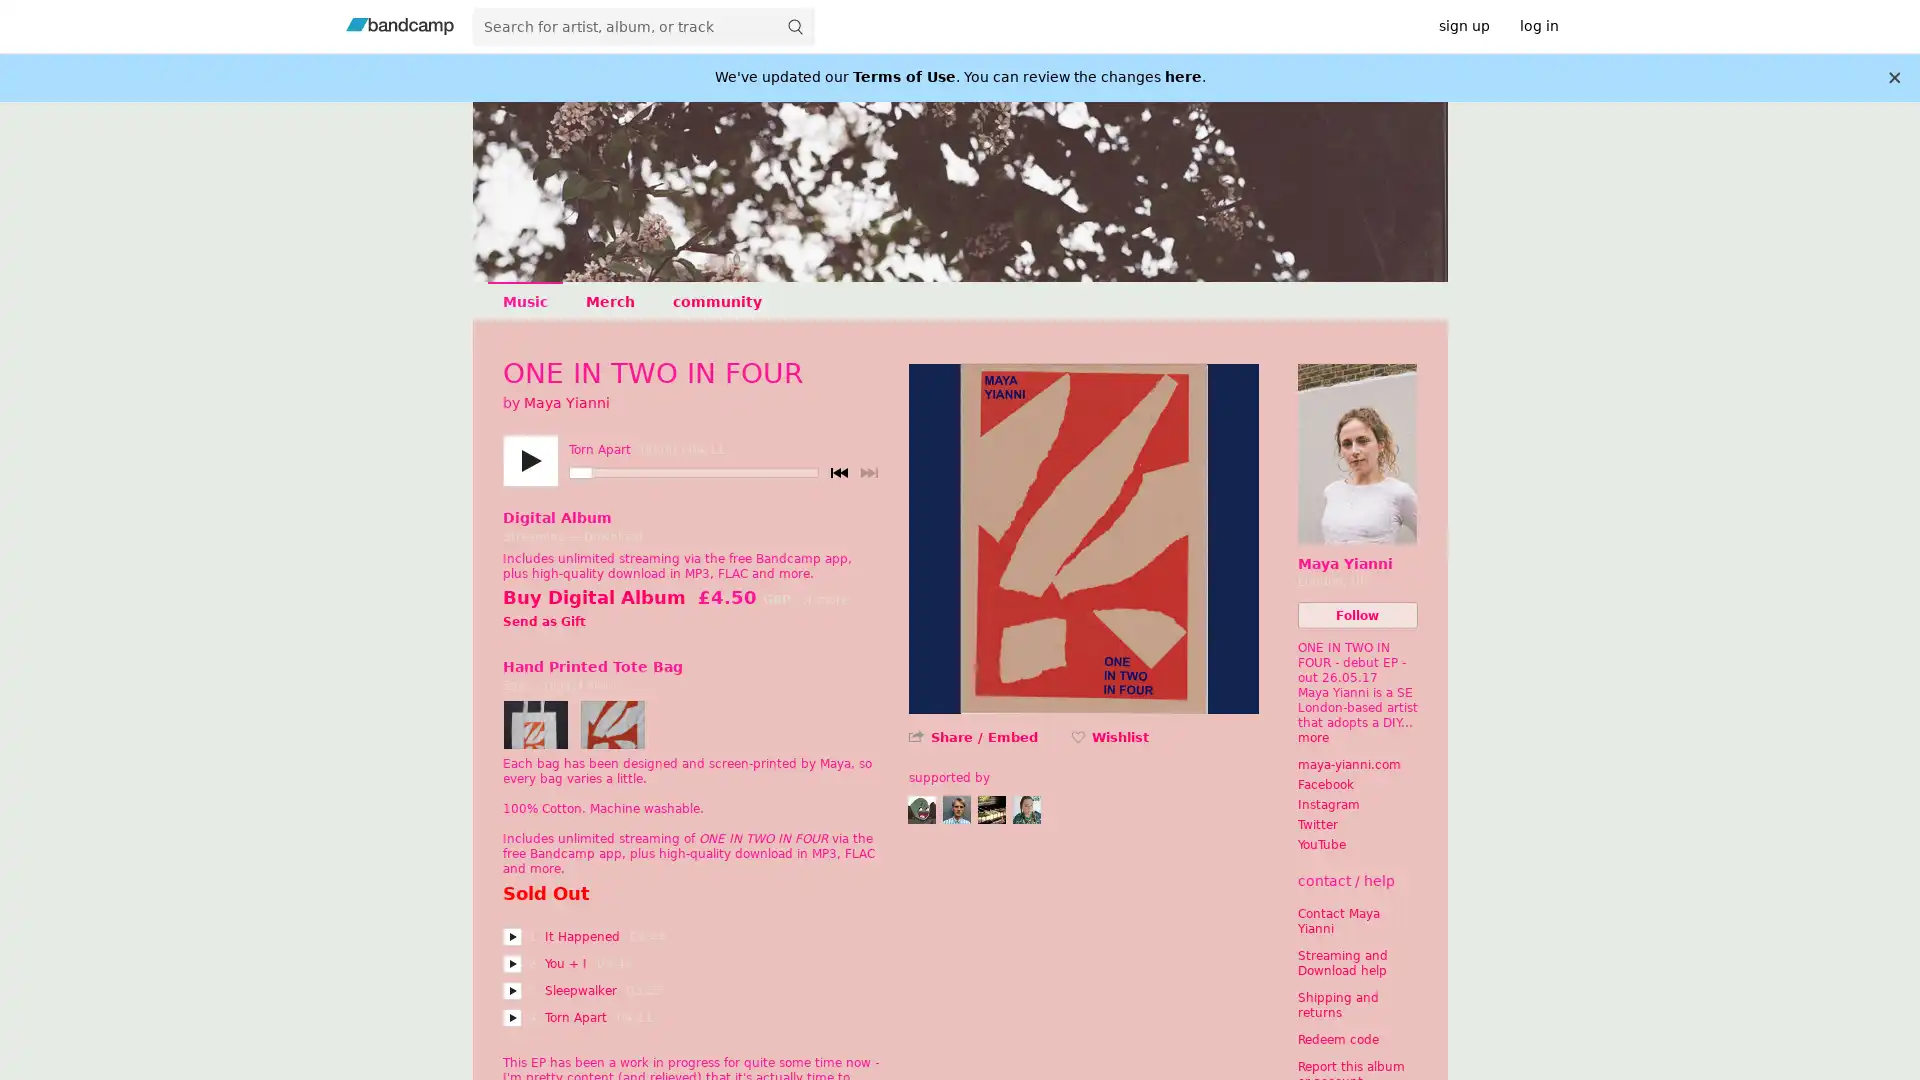 The image size is (1920, 1080). I want to click on Follow, so click(1357, 614).